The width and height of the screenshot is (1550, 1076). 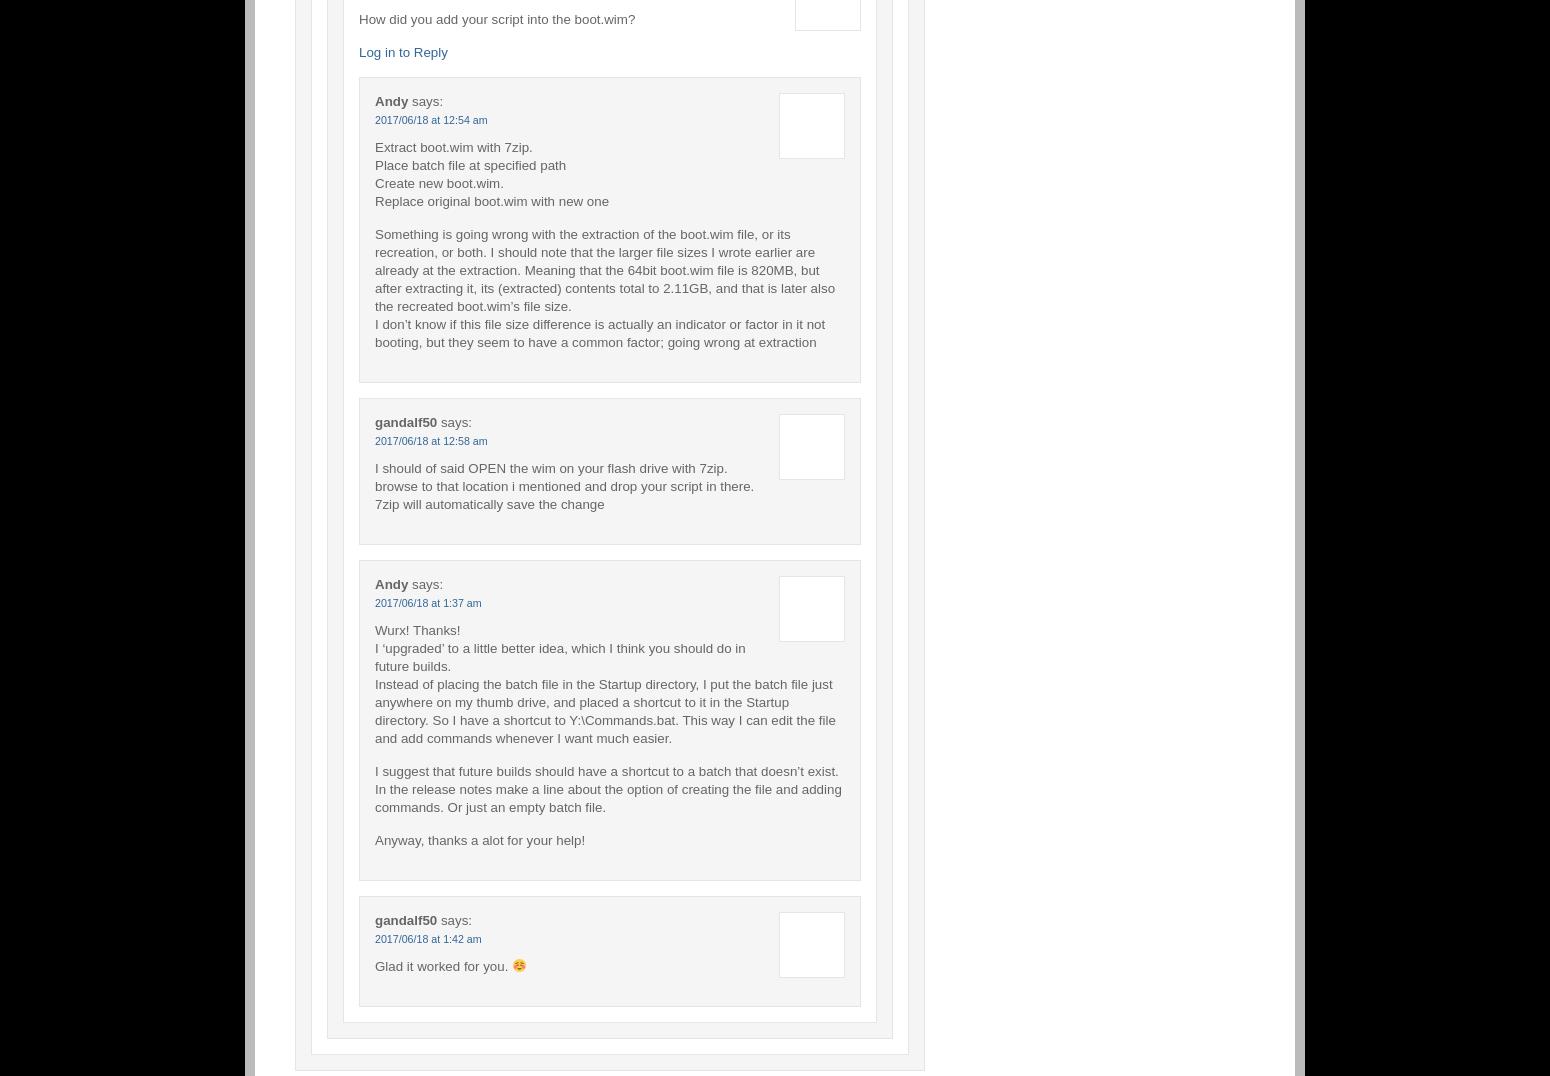 What do you see at coordinates (373, 146) in the screenshot?
I see `'Extract boot.wim with 7zip.'` at bounding box center [373, 146].